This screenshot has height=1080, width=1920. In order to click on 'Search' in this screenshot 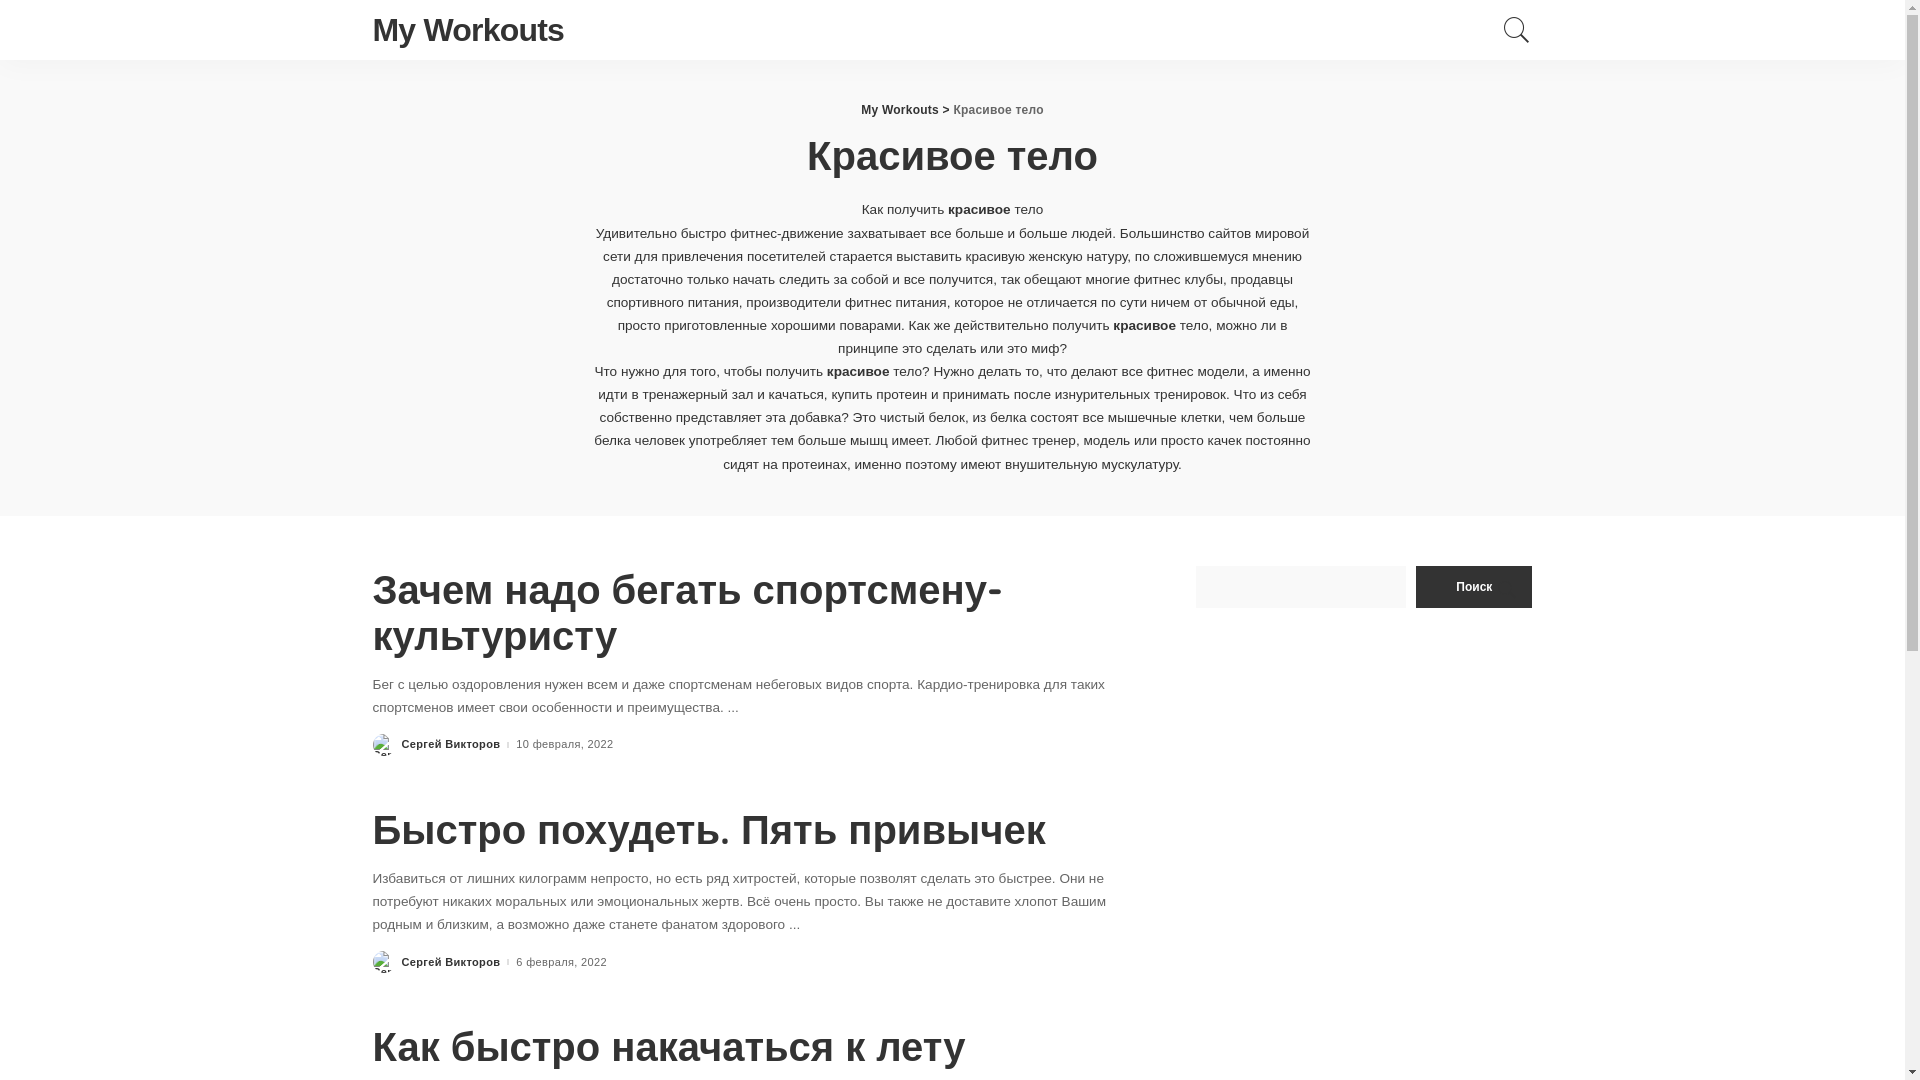, I will do `click(1516, 30)`.